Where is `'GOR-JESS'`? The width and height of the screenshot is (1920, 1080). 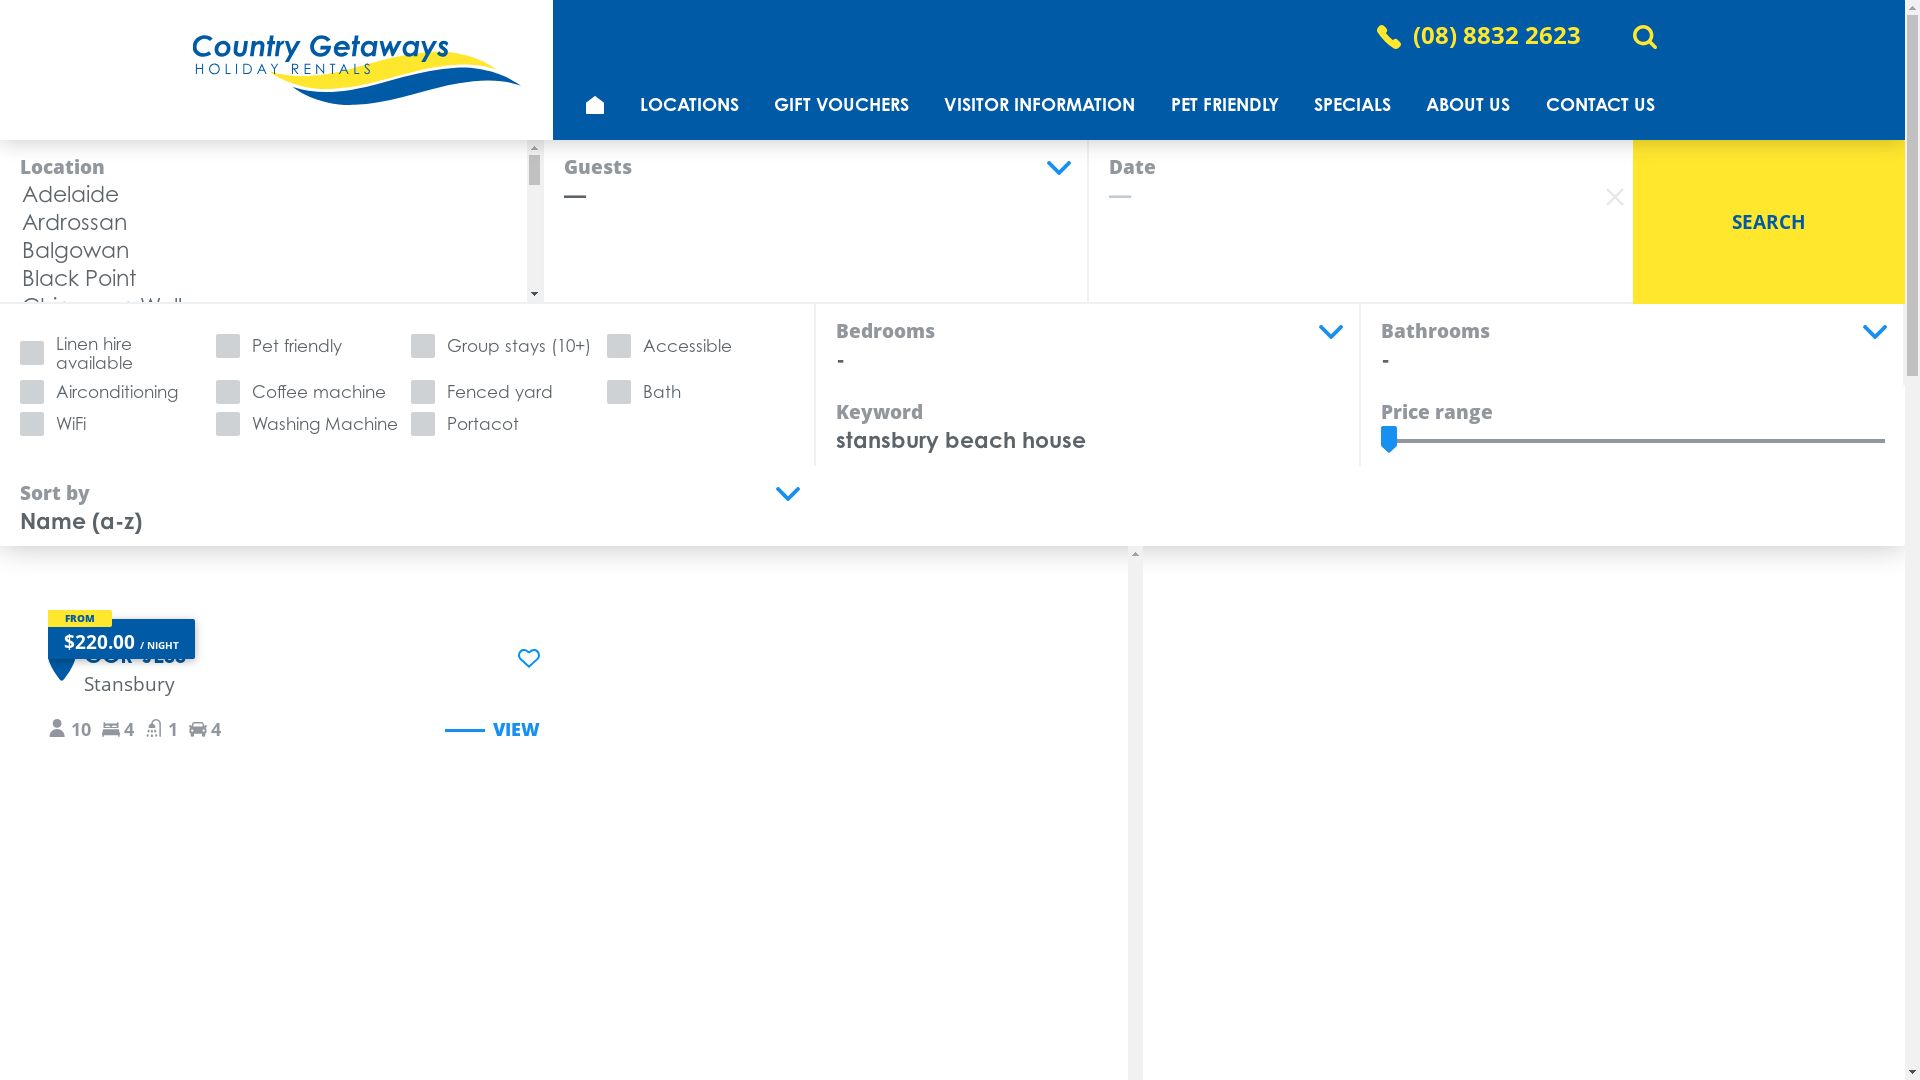 'GOR-JESS' is located at coordinates (133, 654).